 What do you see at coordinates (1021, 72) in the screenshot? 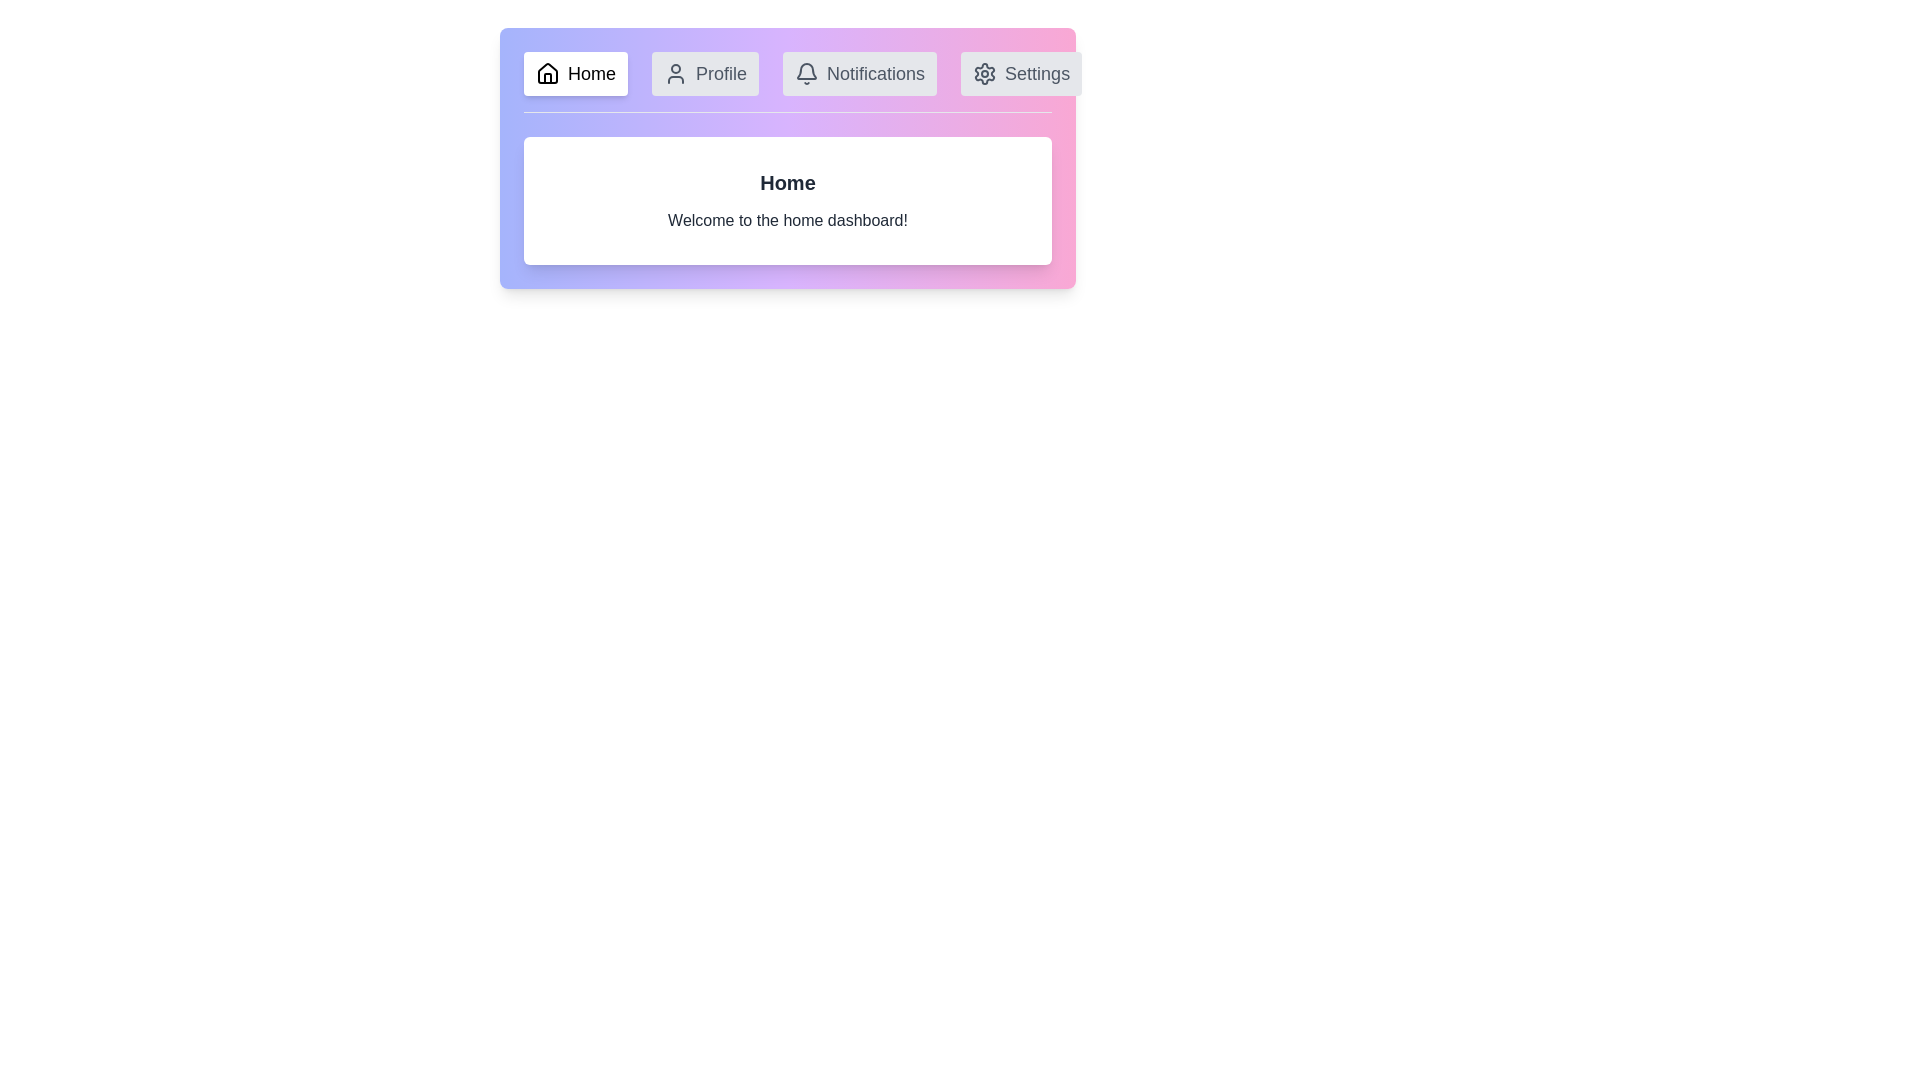
I see `the tab labeled Settings to select it` at bounding box center [1021, 72].